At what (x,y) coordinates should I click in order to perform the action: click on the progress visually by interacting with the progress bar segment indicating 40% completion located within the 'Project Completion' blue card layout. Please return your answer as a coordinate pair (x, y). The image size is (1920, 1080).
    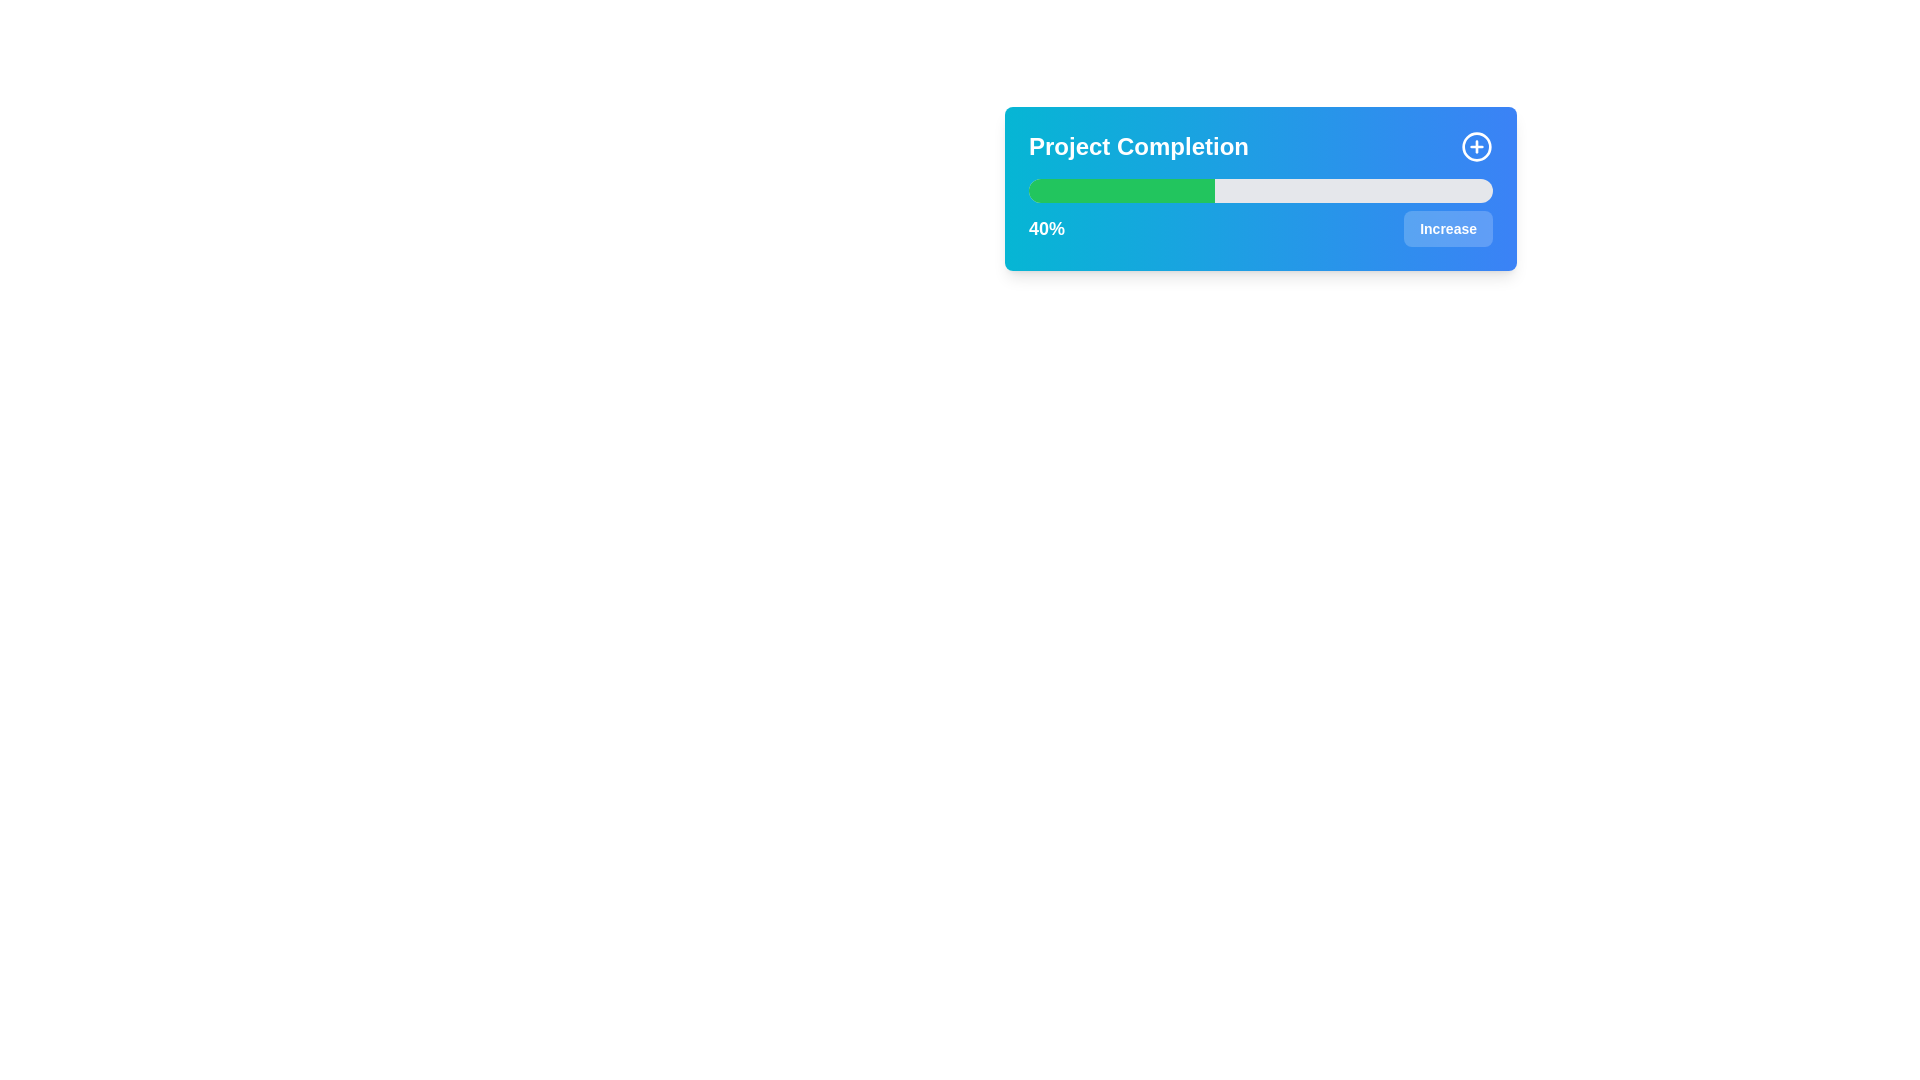
    Looking at the image, I should click on (1121, 191).